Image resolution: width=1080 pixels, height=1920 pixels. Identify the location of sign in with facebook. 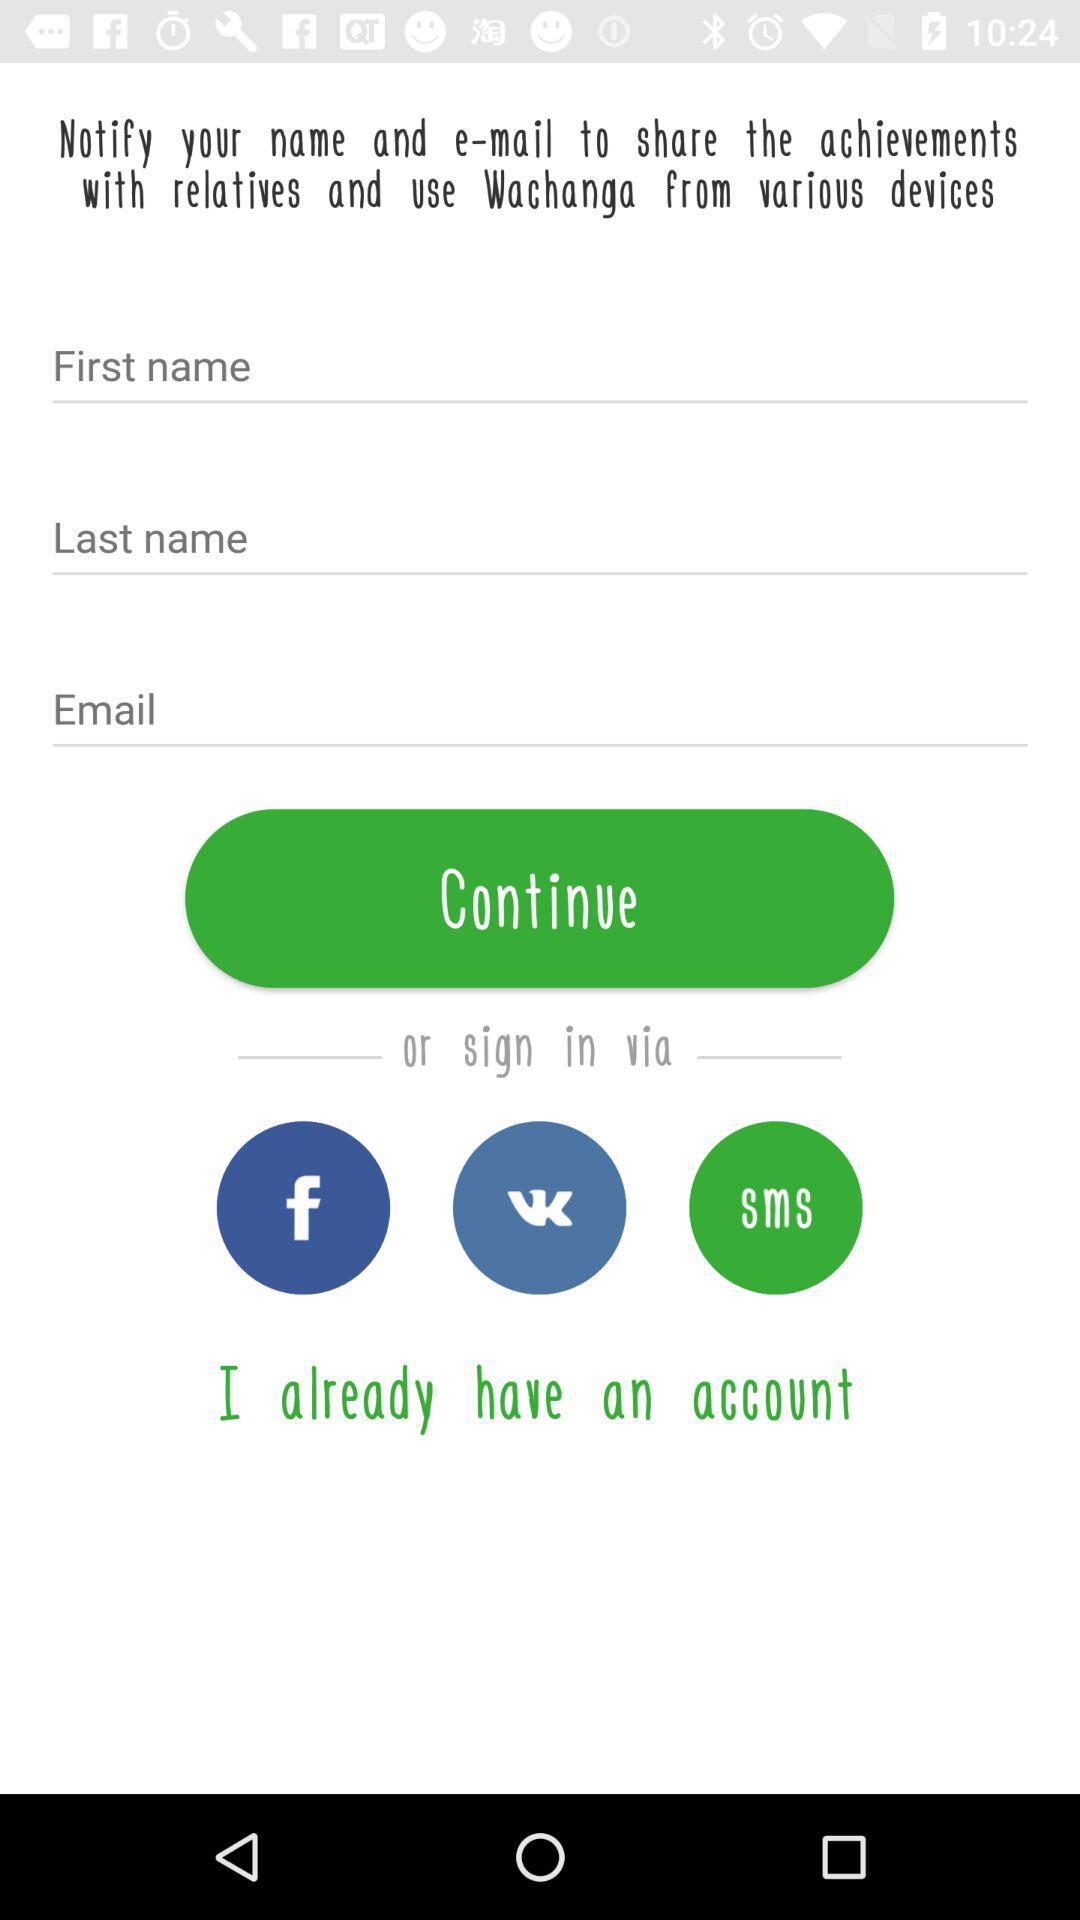
(303, 1206).